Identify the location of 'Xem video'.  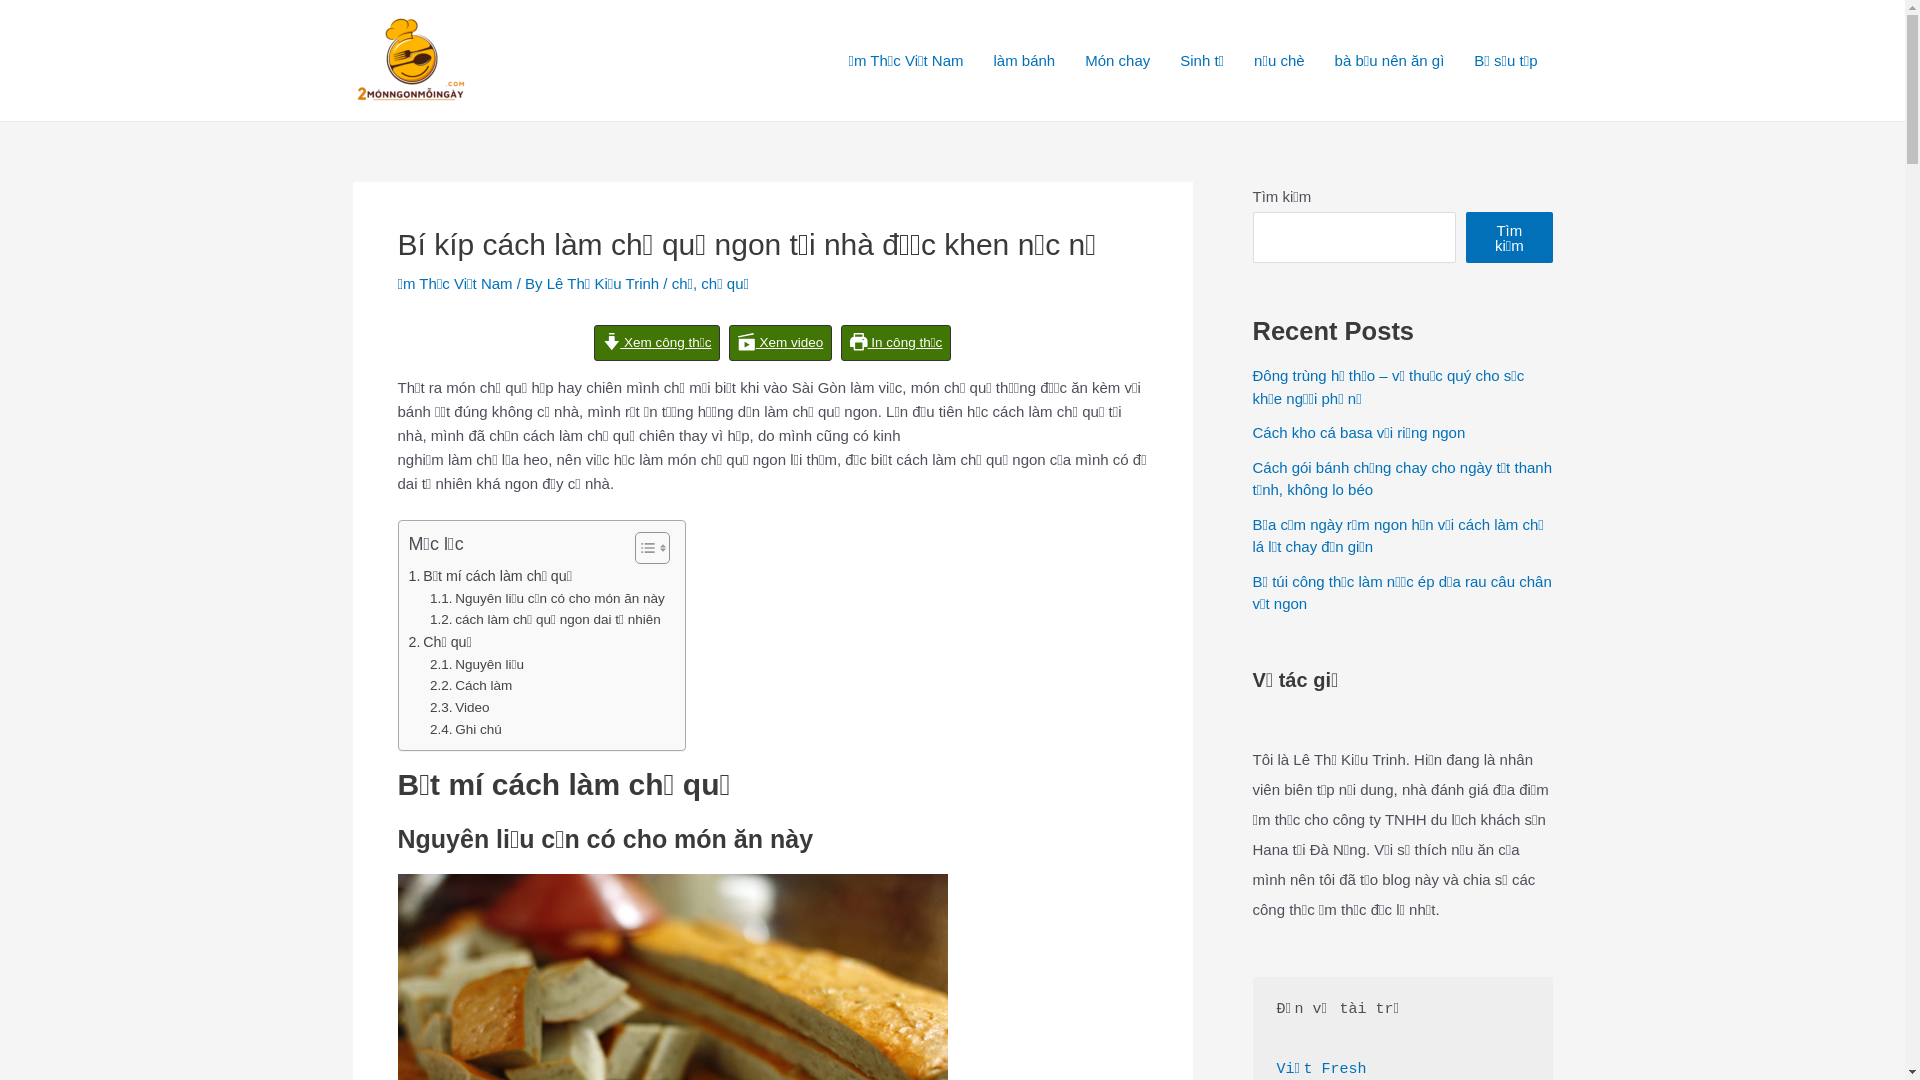
(779, 342).